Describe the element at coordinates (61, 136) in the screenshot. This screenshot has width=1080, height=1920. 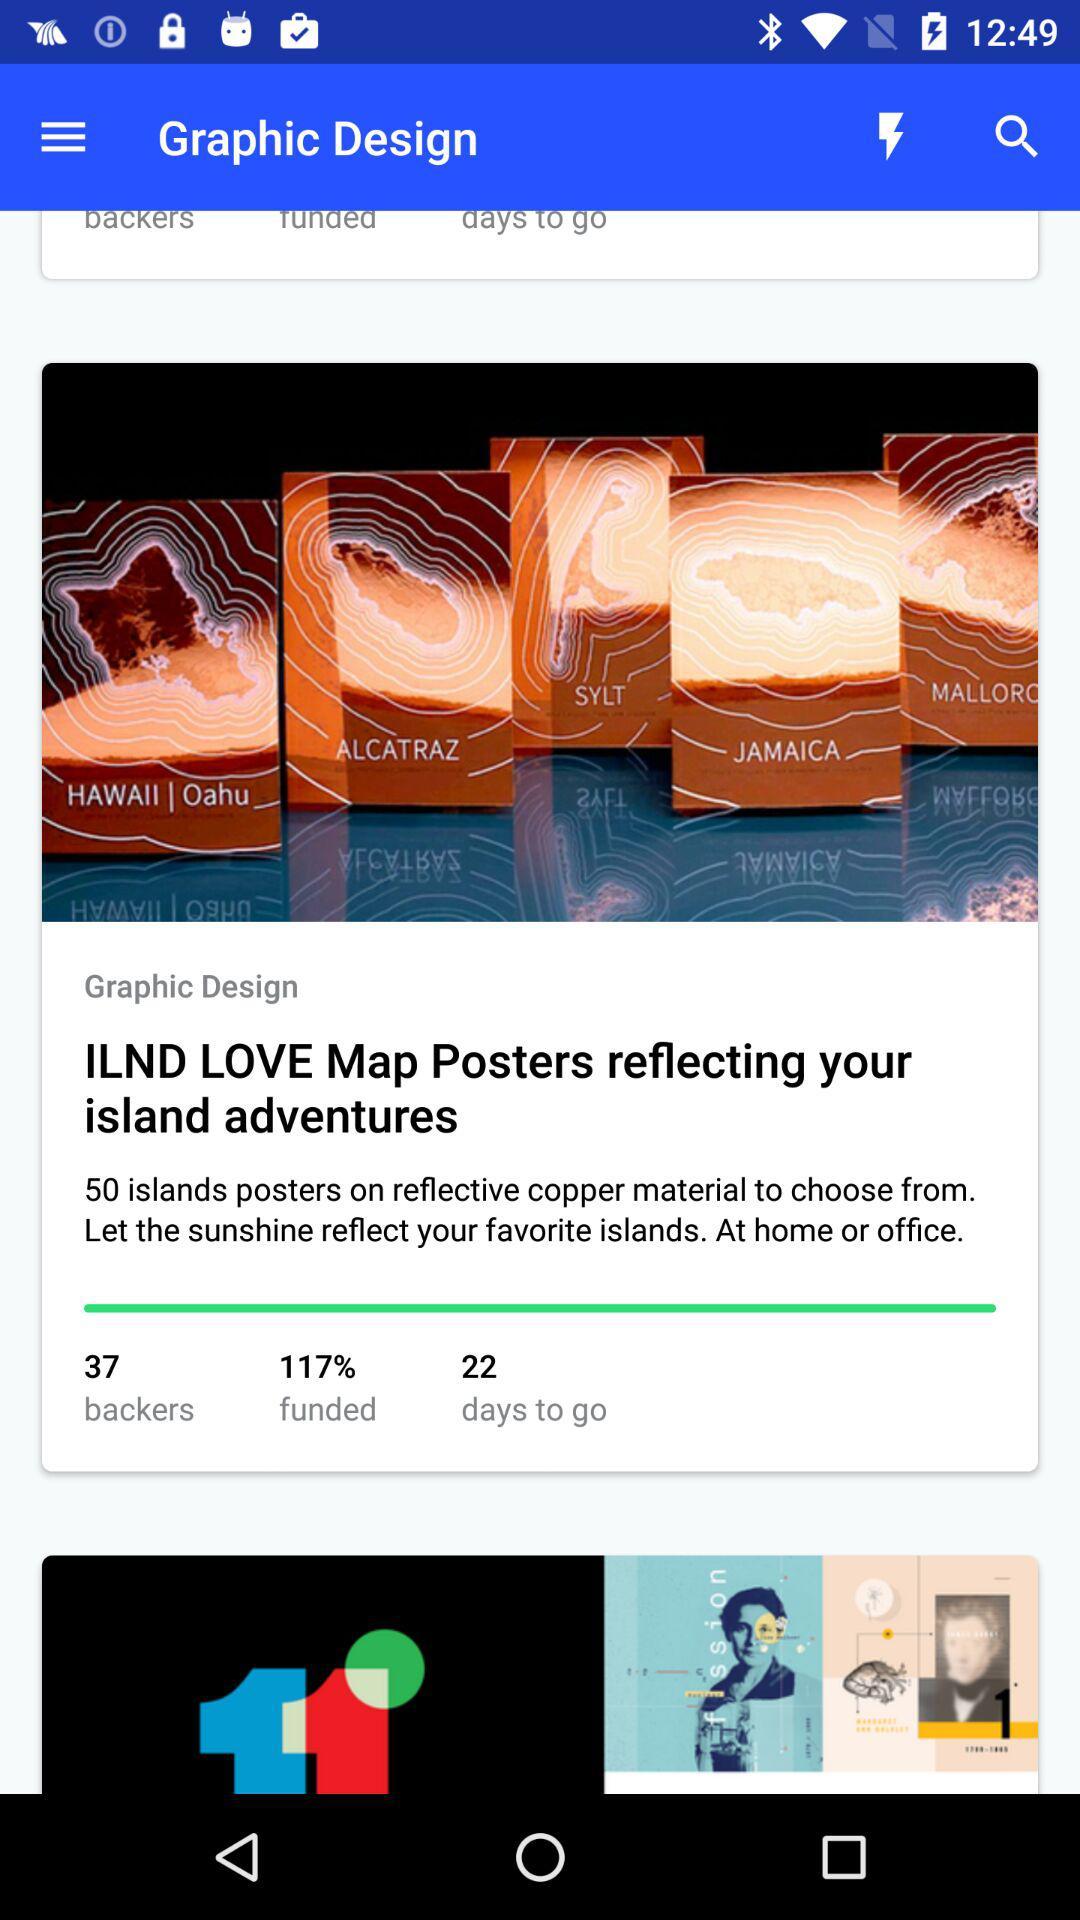
I see `the item above the backers icon` at that location.